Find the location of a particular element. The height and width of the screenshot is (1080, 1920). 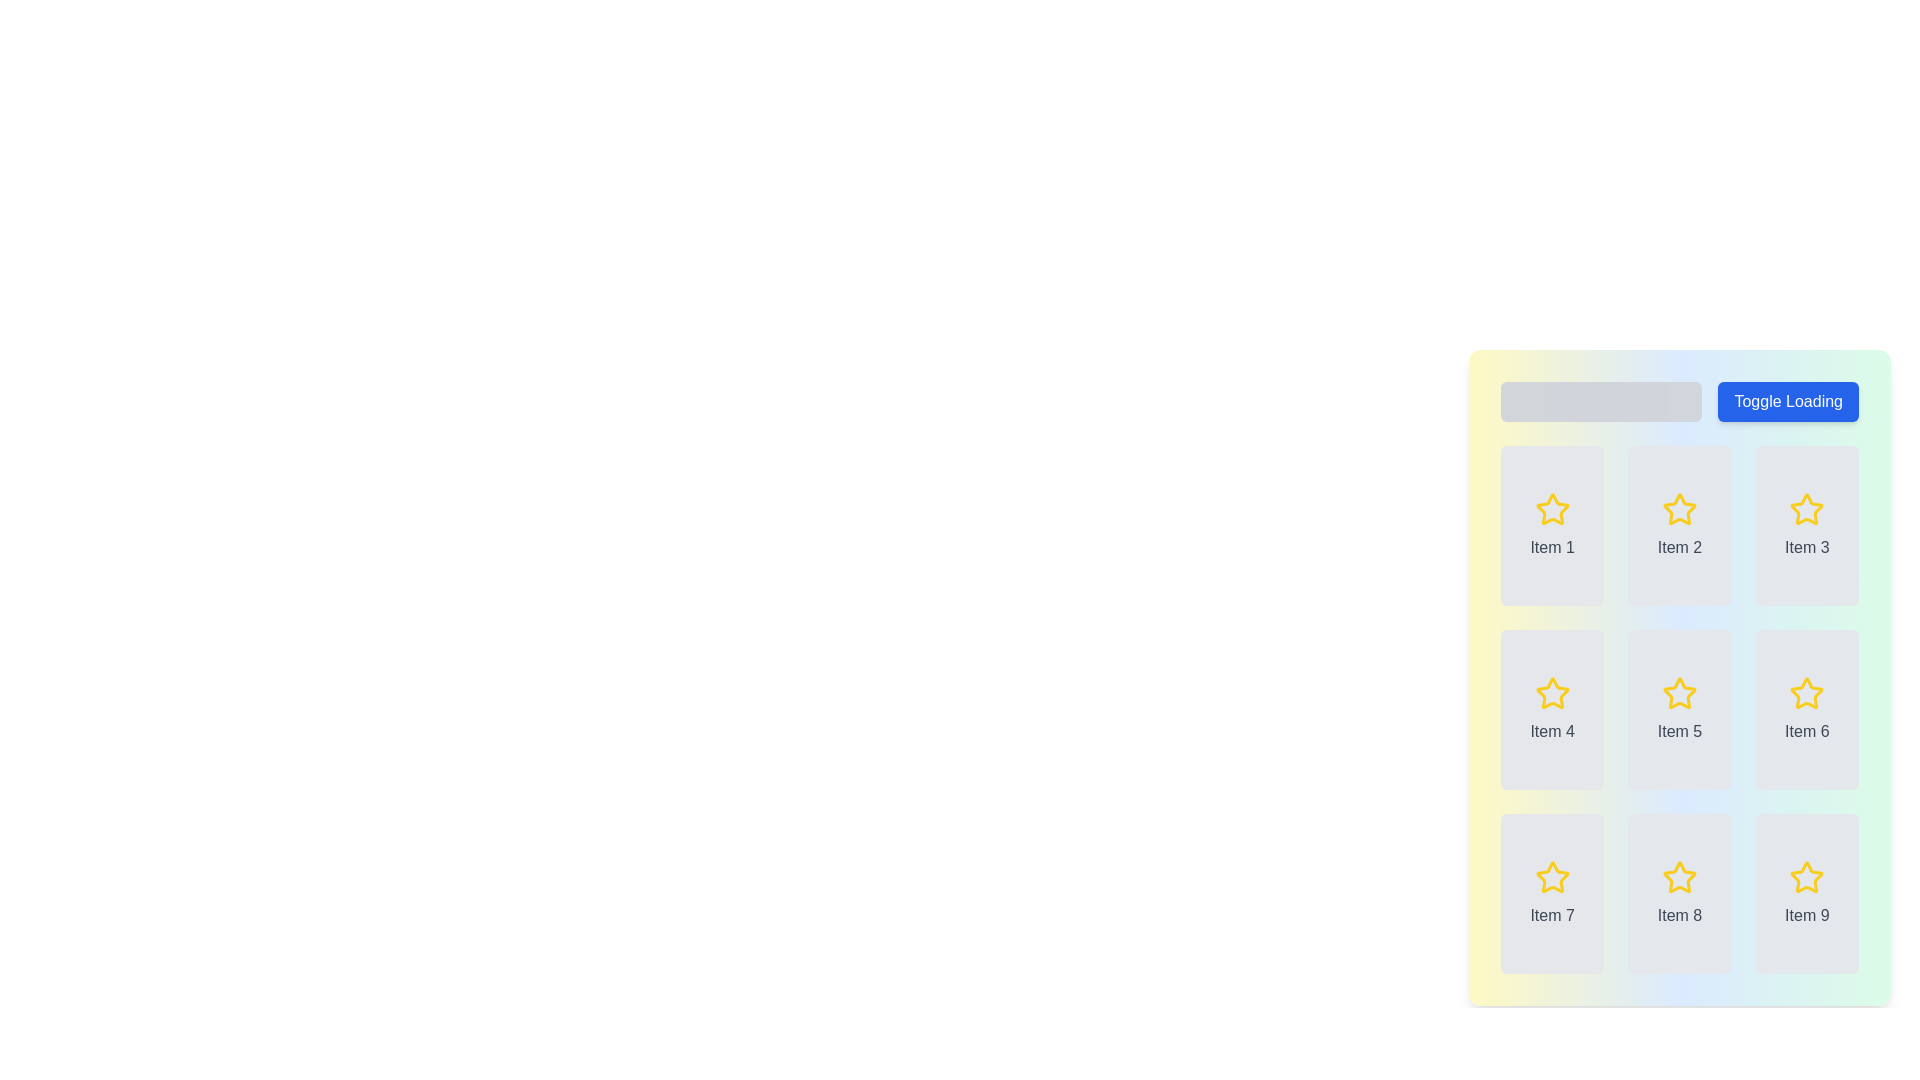

the text label displaying 'Item 9', which is styled with gray color and medium weight font, located under a star icon in the last box of the bottom row is located at coordinates (1807, 915).